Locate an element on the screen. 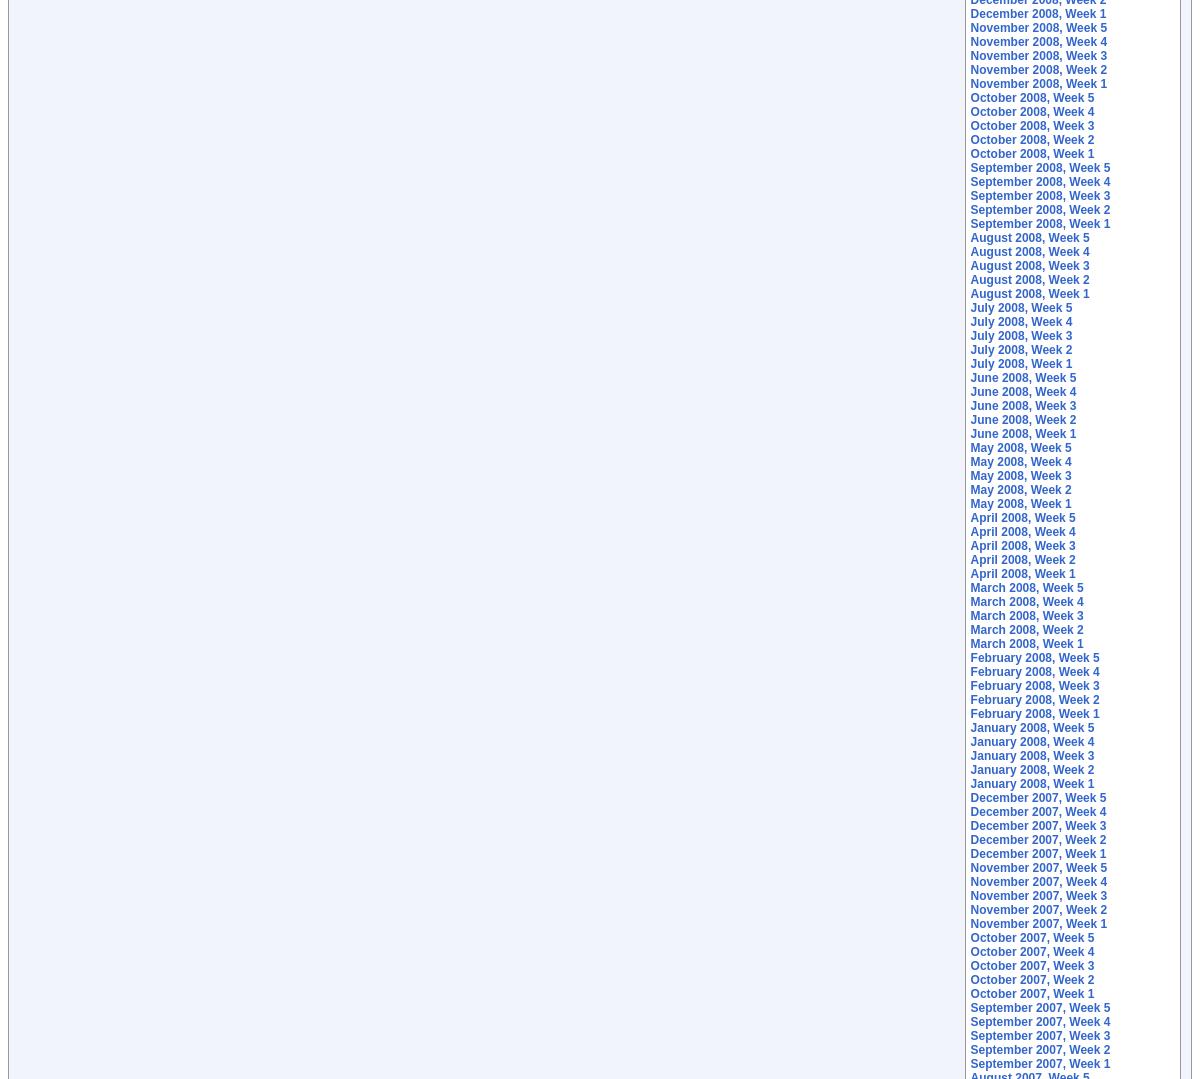 The image size is (1200, 1079). 'August 2008, Week 2' is located at coordinates (1029, 280).